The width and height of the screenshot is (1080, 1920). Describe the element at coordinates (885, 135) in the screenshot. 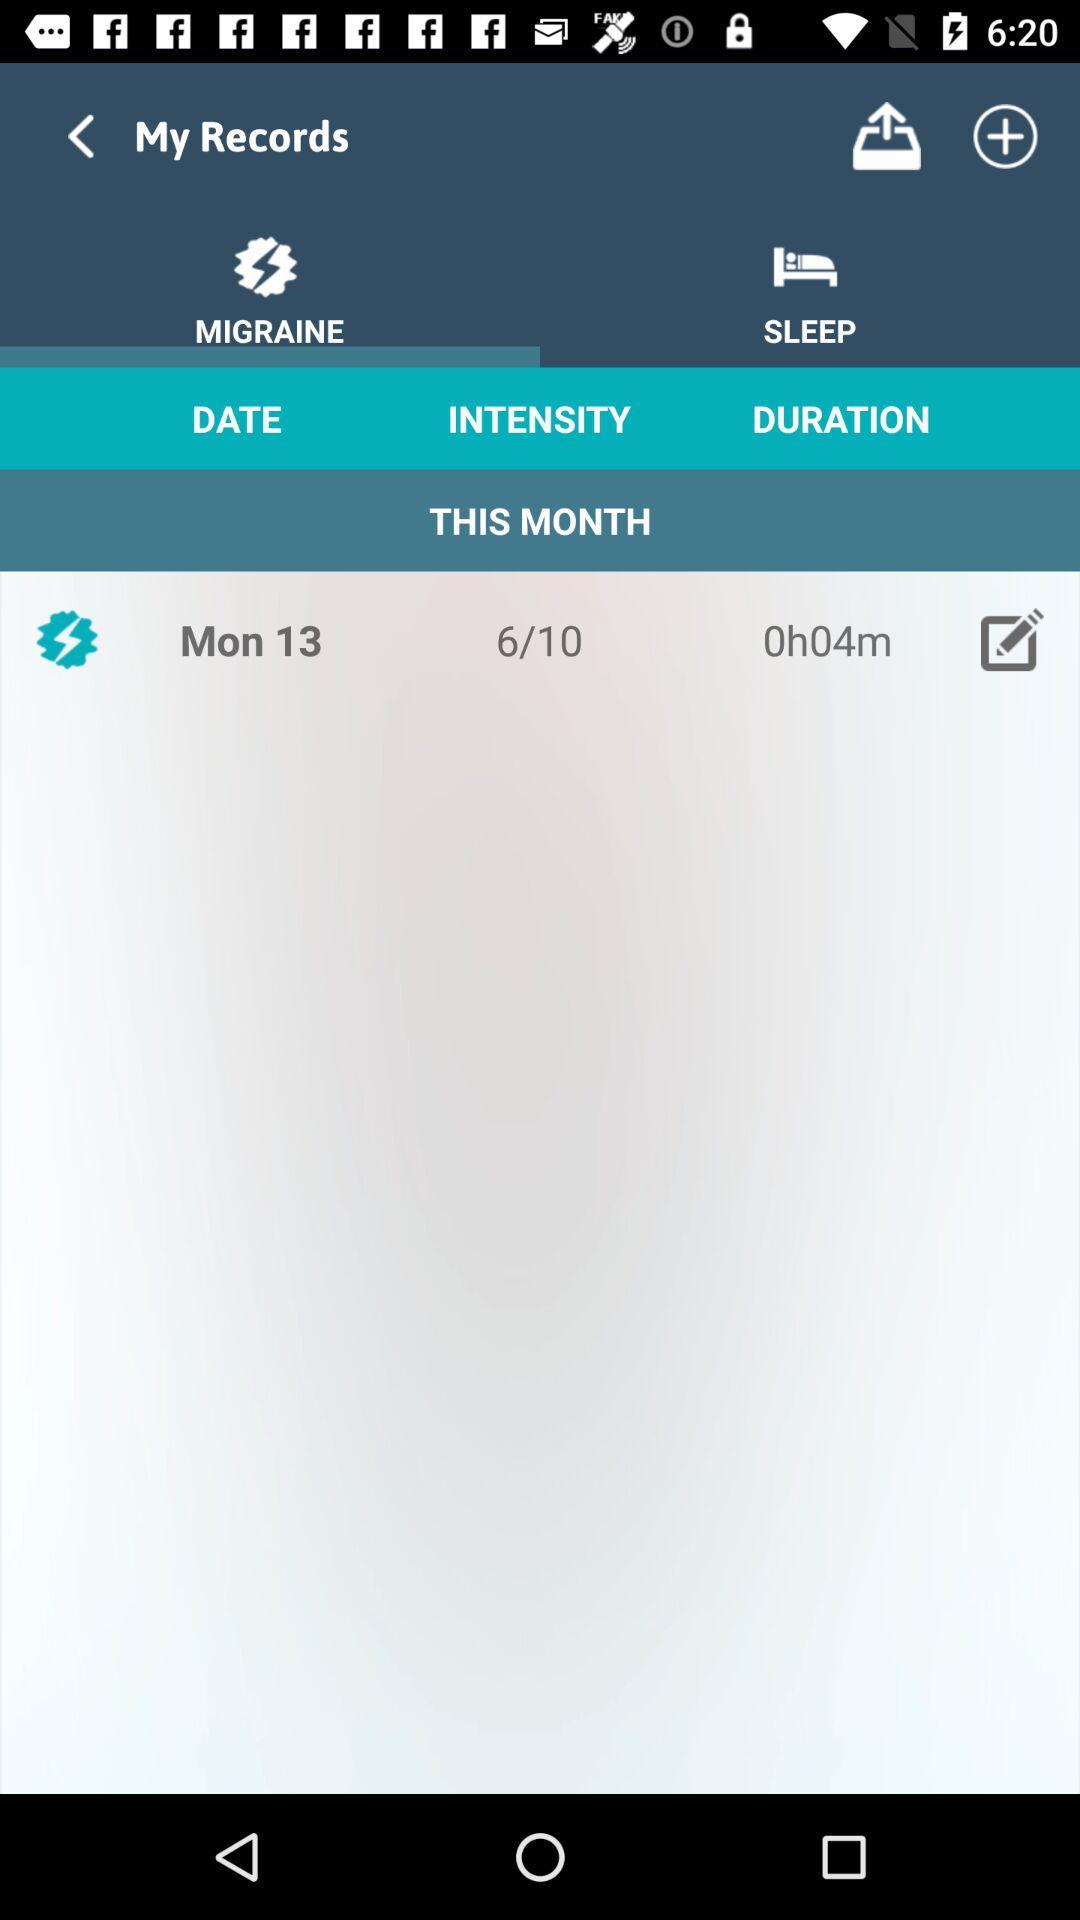

I see `upload item` at that location.